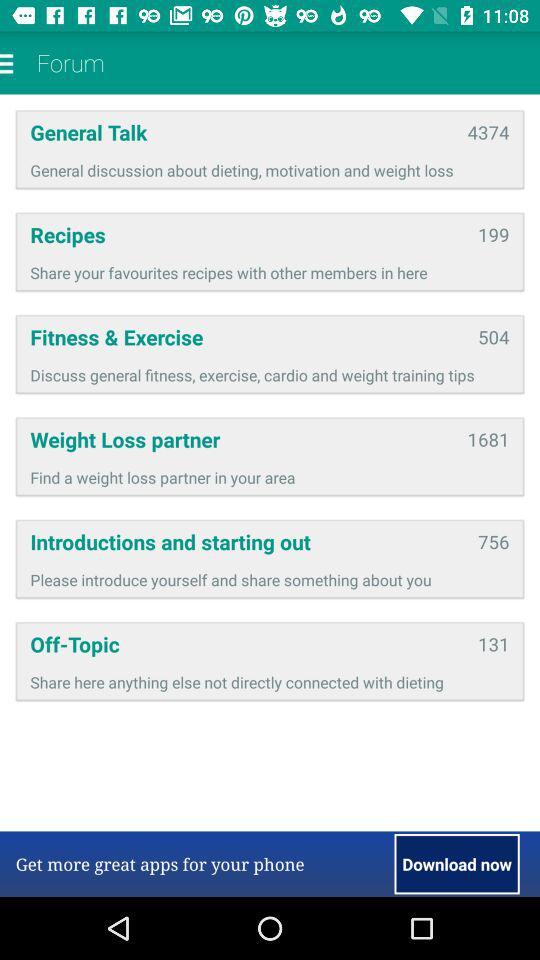 This screenshot has width=540, height=960. Describe the element at coordinates (492, 234) in the screenshot. I see `app above share your favourites icon` at that location.